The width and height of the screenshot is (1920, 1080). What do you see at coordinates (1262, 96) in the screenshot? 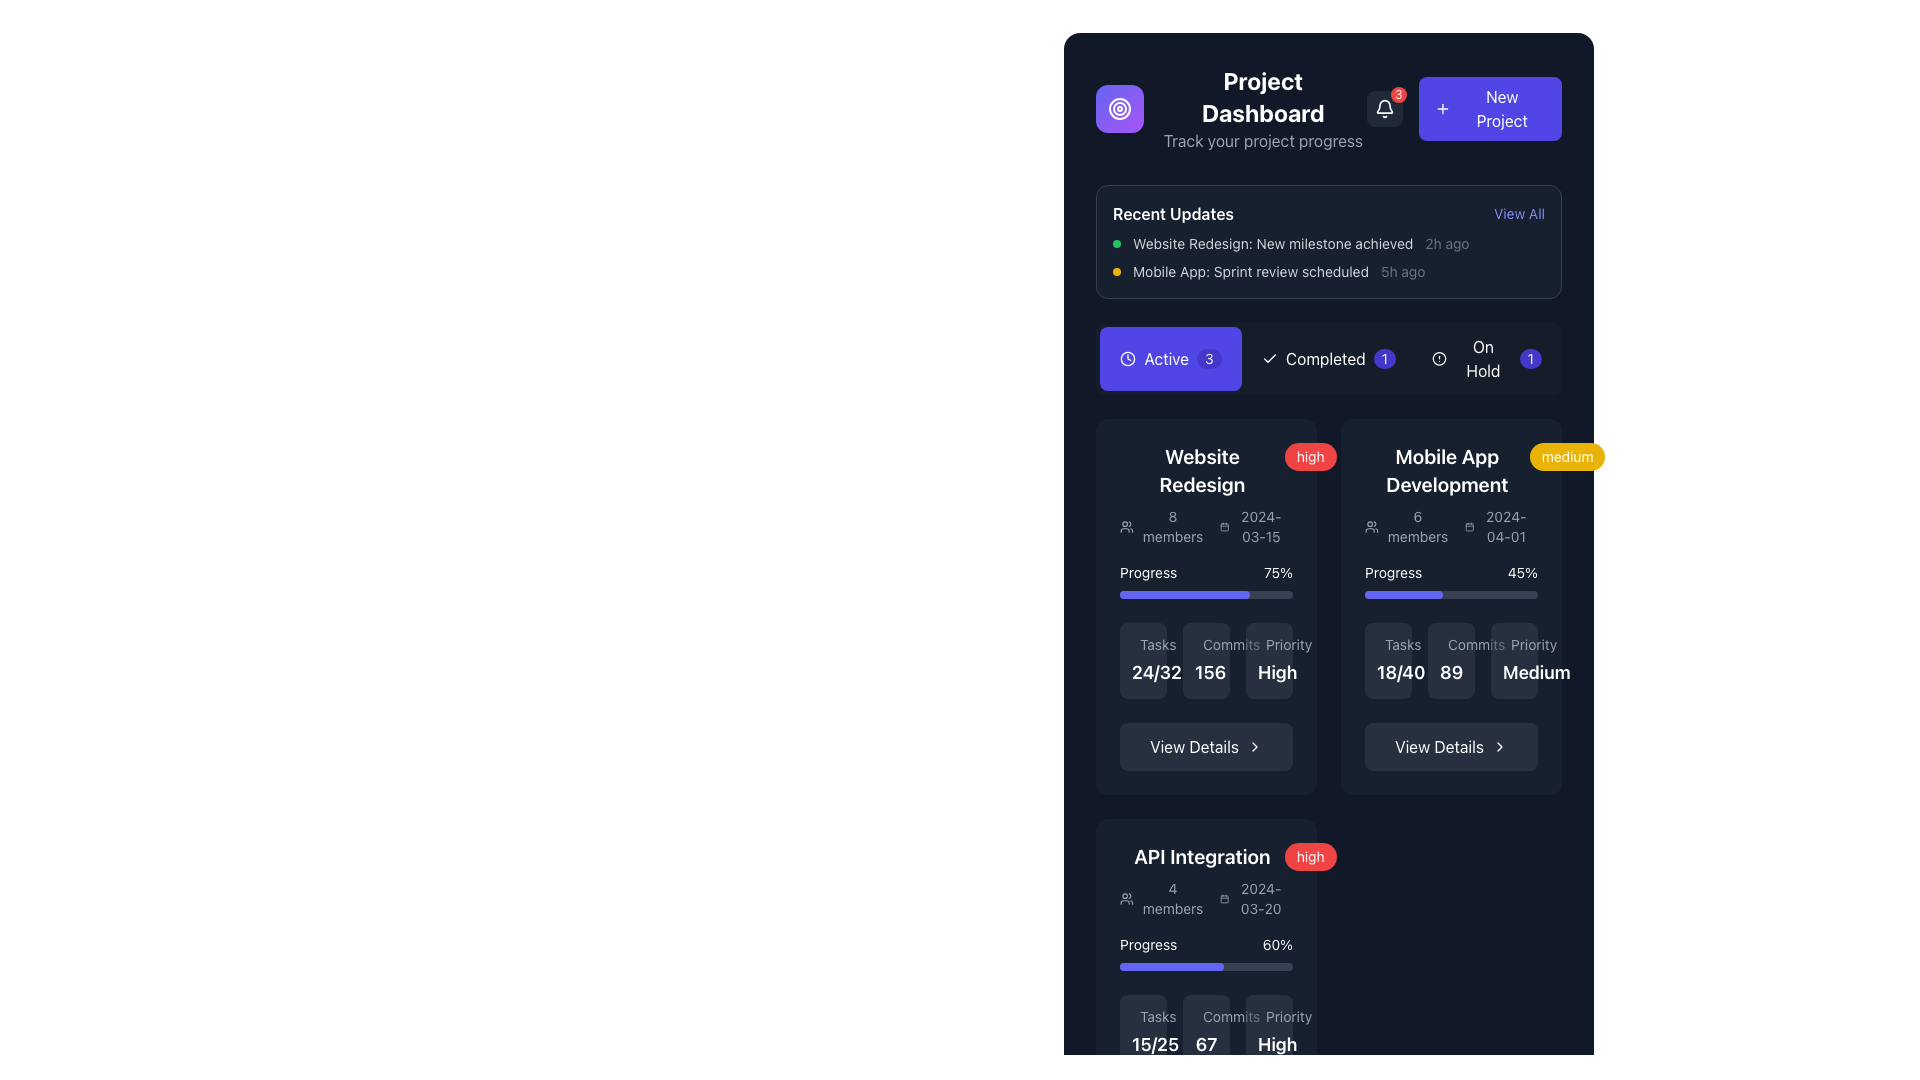
I see `the bold, white text labeled 'Project Dashboard' at the top of the interface` at bounding box center [1262, 96].